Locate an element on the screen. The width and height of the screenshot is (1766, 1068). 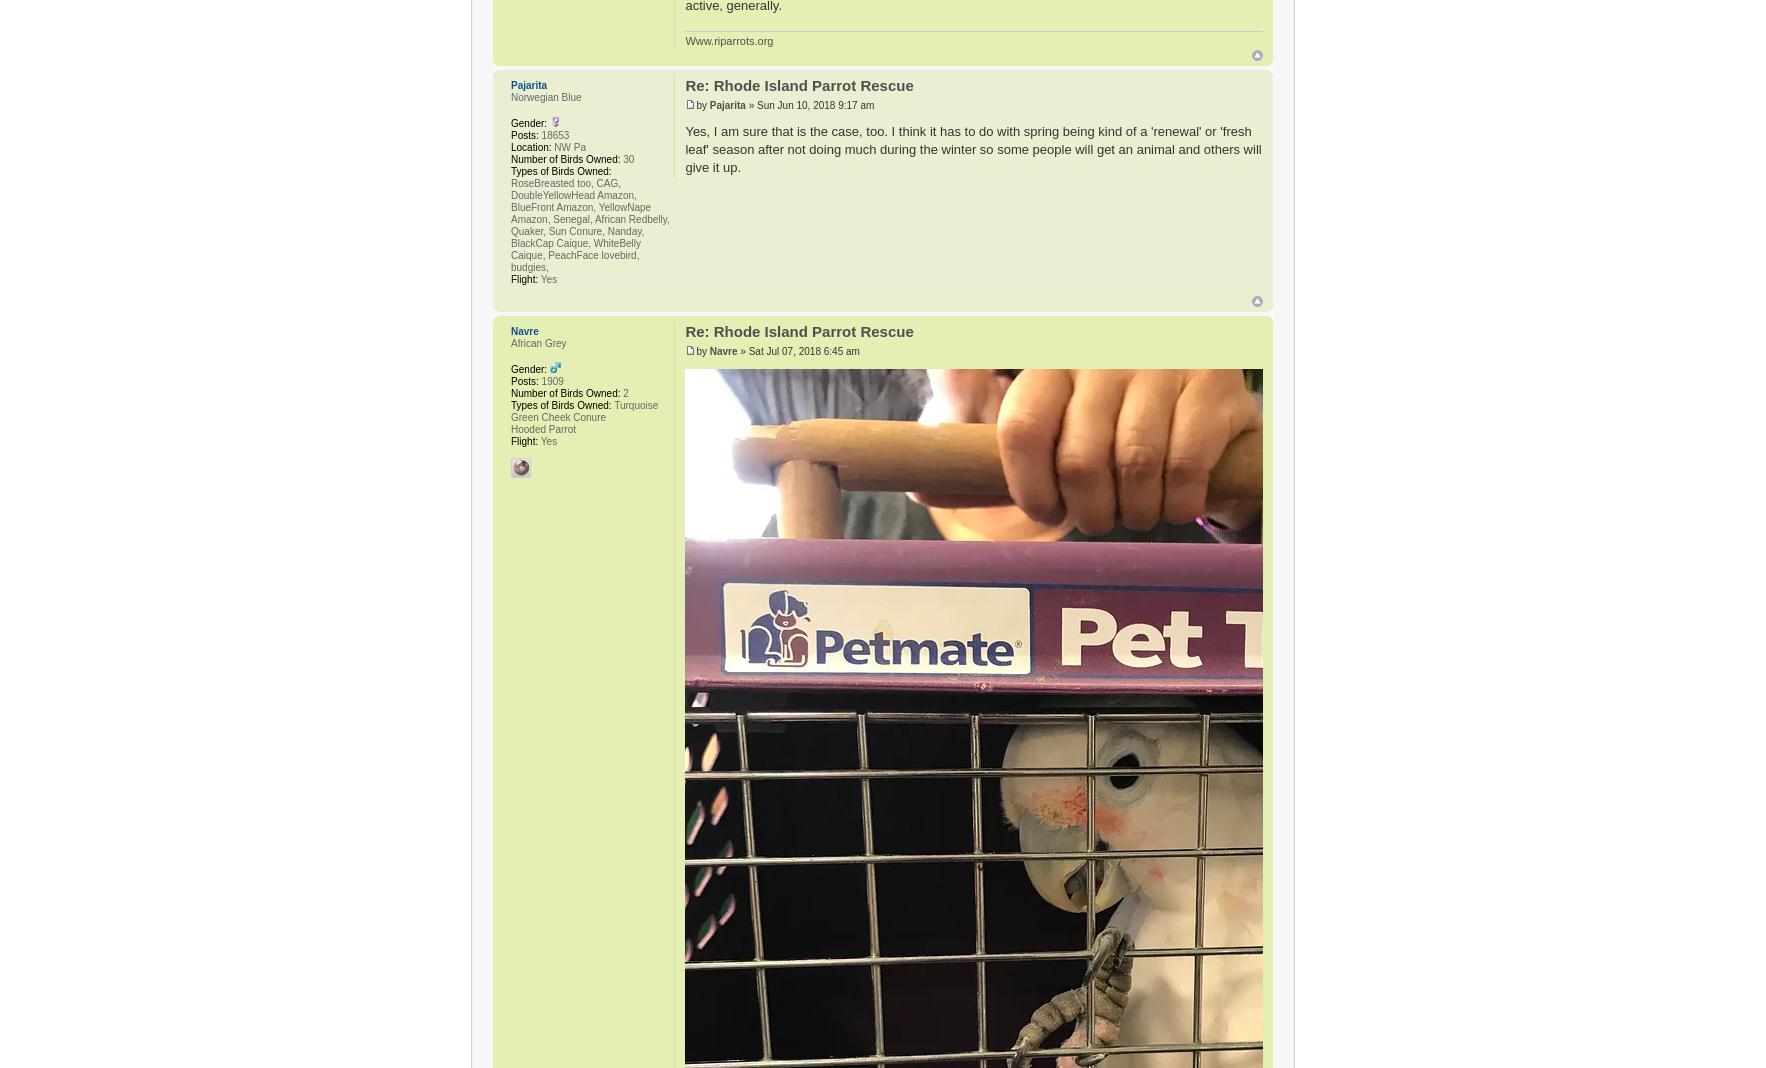
'18653' is located at coordinates (537, 134).